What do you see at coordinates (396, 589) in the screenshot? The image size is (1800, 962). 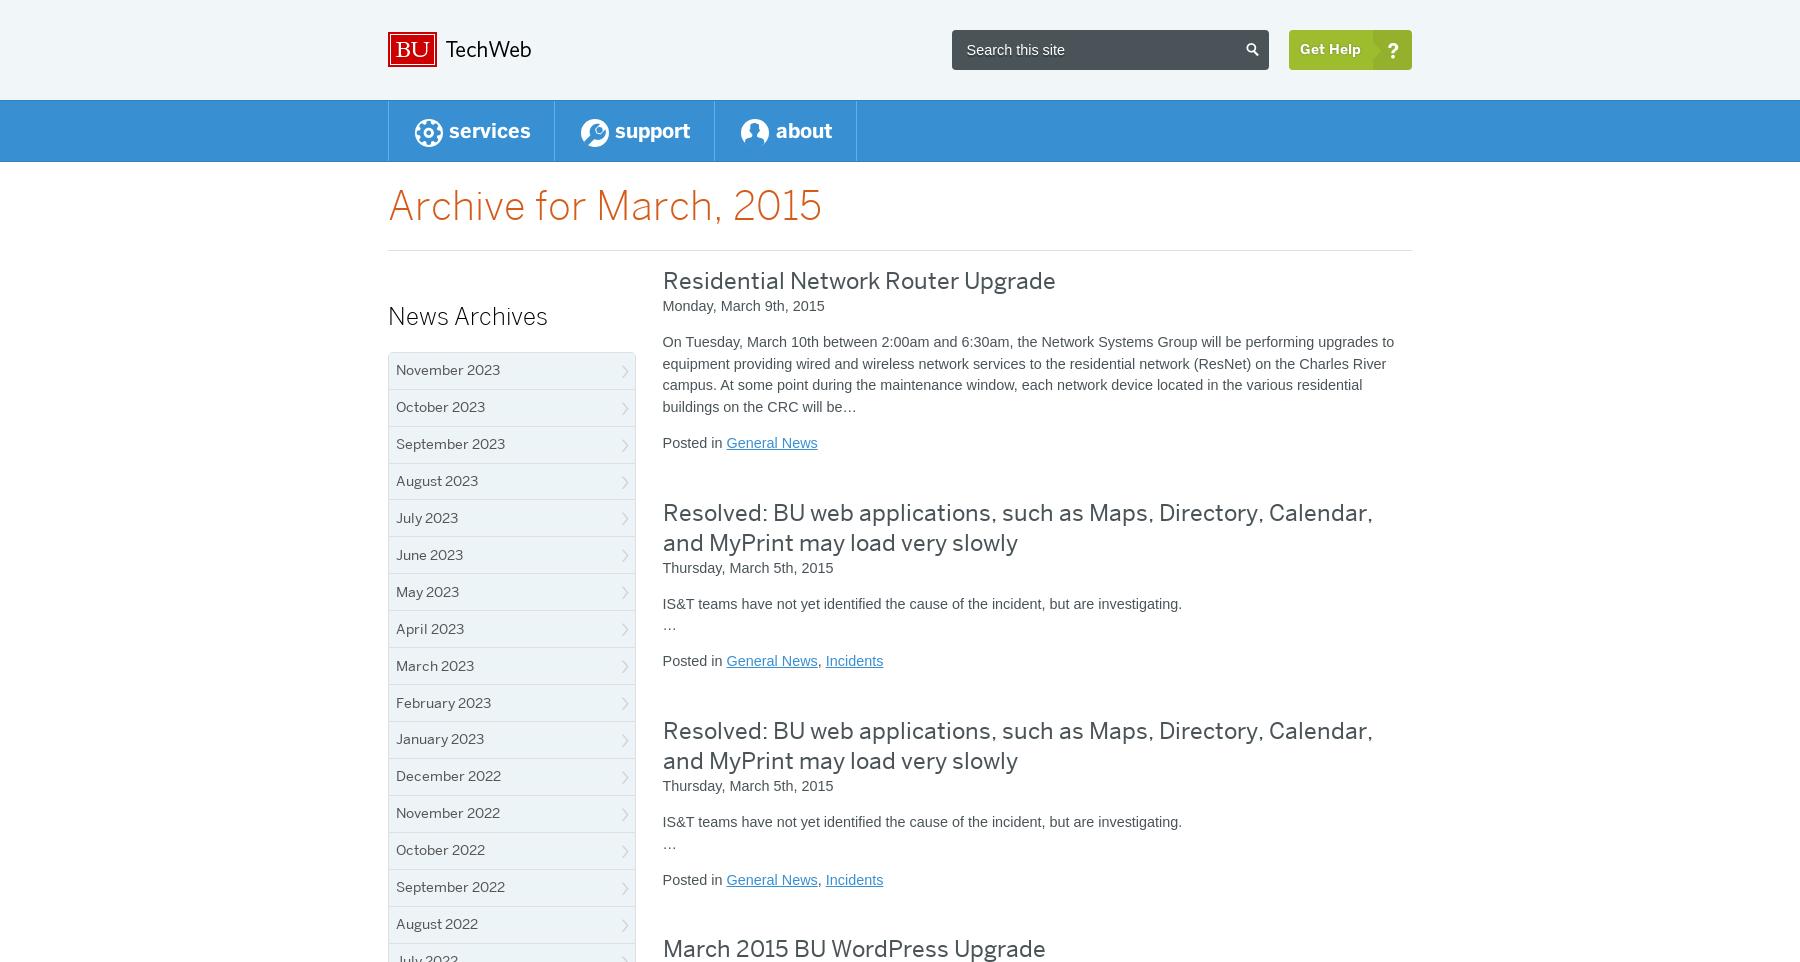 I see `'May 2023'` at bounding box center [396, 589].